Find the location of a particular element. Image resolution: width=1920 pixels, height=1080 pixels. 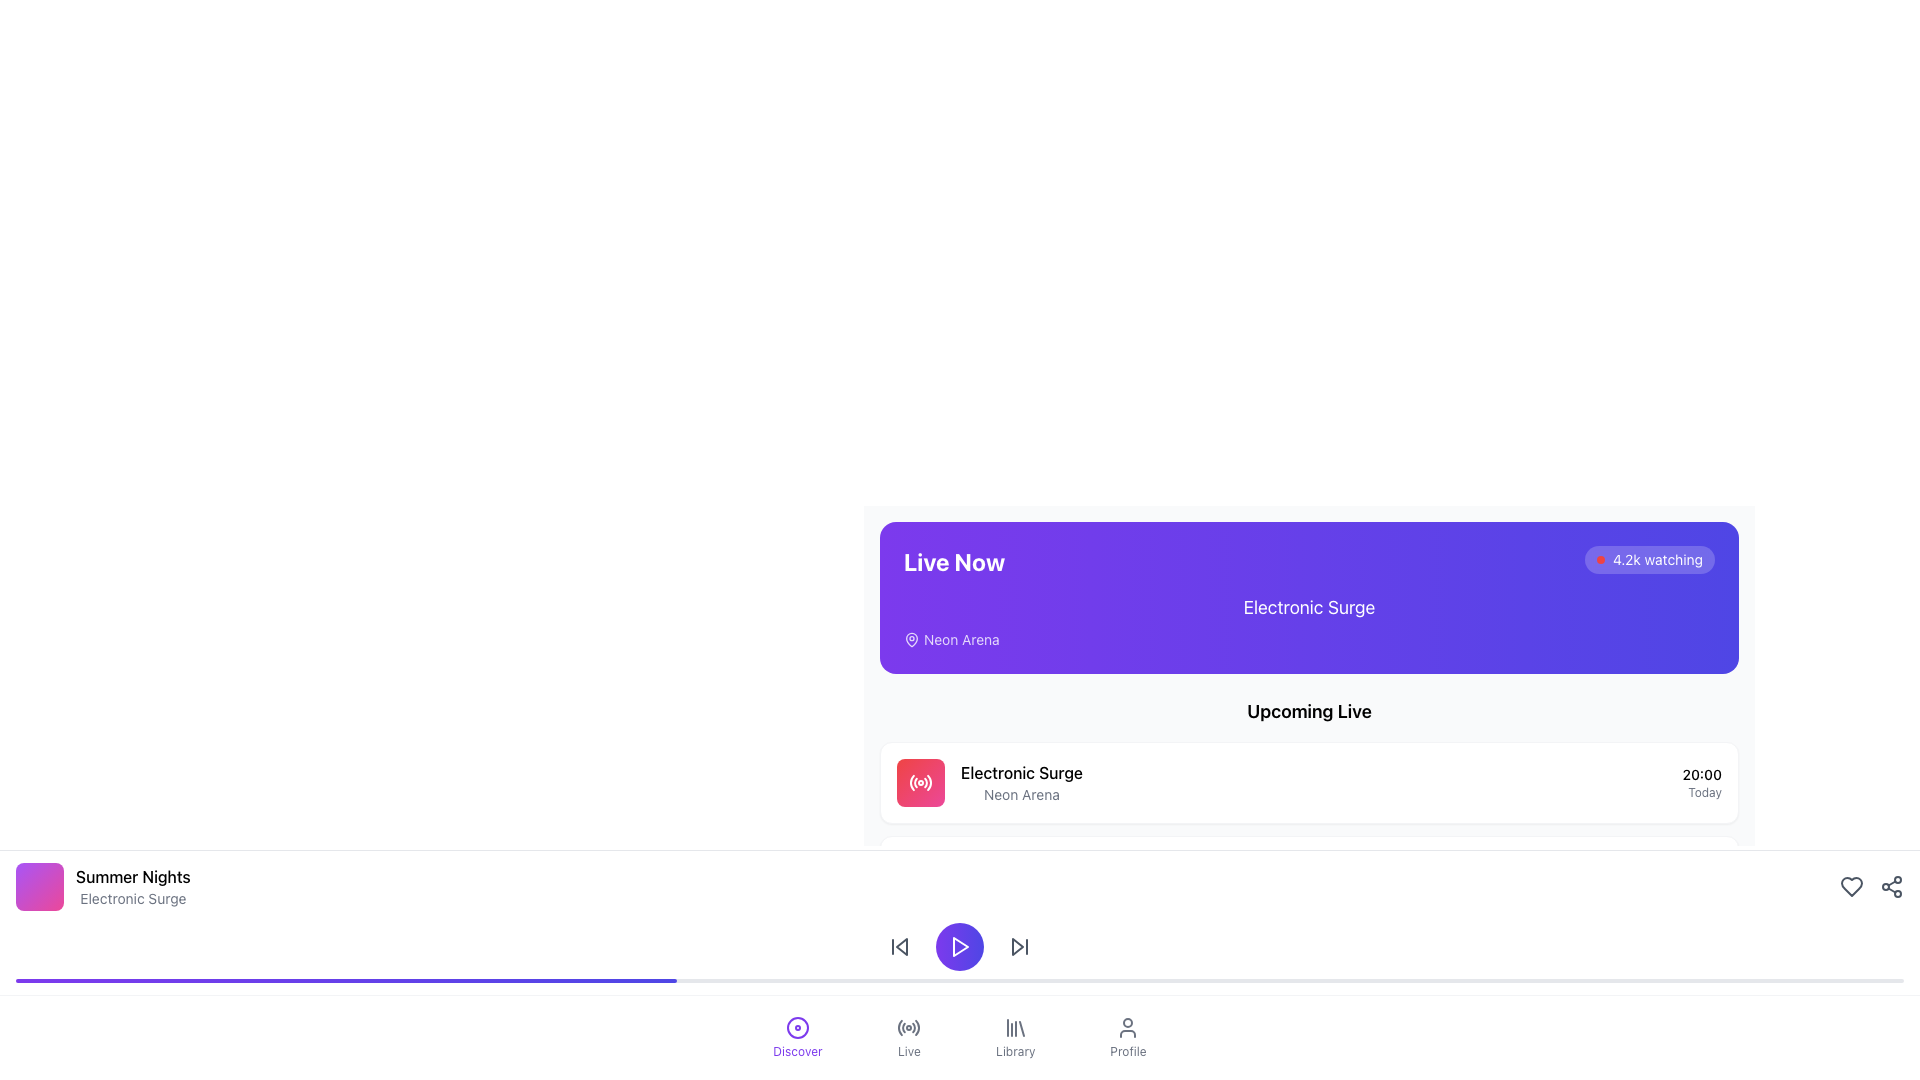

the 'like' or 'favorite' icon located in the bottom bar of the interface, which is positioned next to a sharing icon on its right is located at coordinates (1851, 886).